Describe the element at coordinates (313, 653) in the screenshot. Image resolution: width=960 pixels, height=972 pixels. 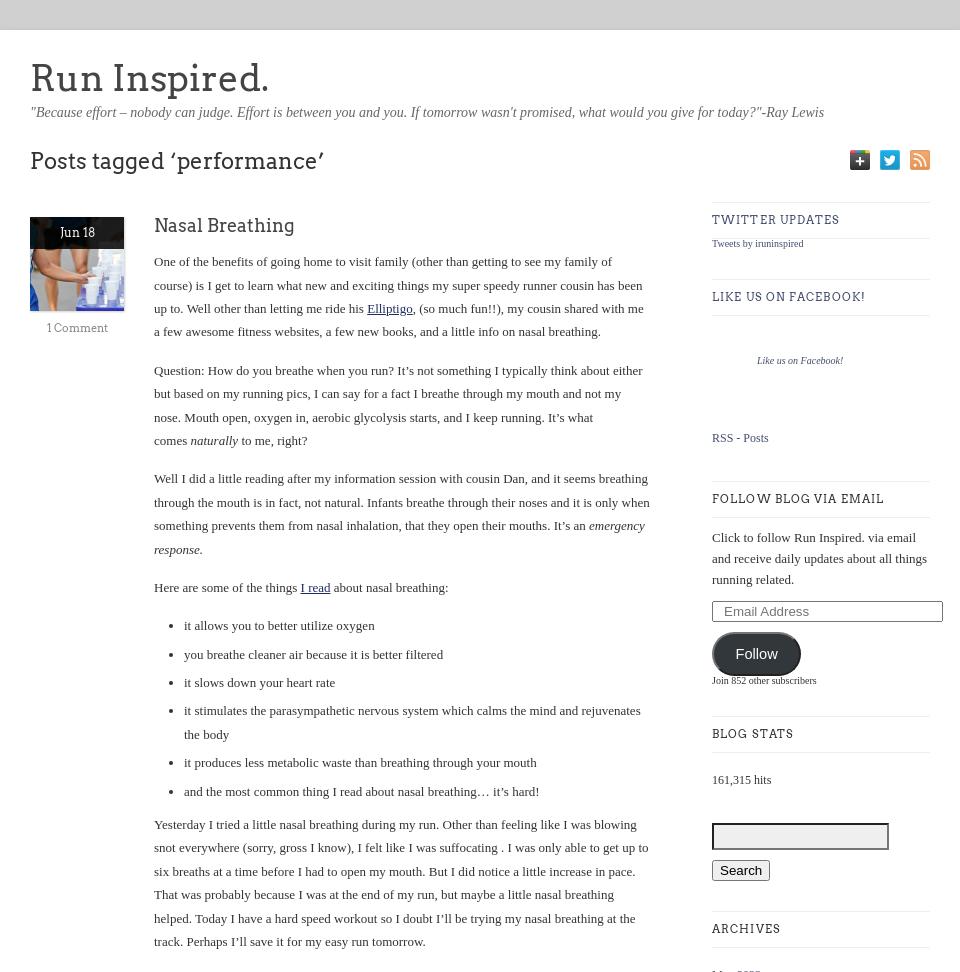
I see `'you breathe cleaner air because it is better filtered'` at that location.